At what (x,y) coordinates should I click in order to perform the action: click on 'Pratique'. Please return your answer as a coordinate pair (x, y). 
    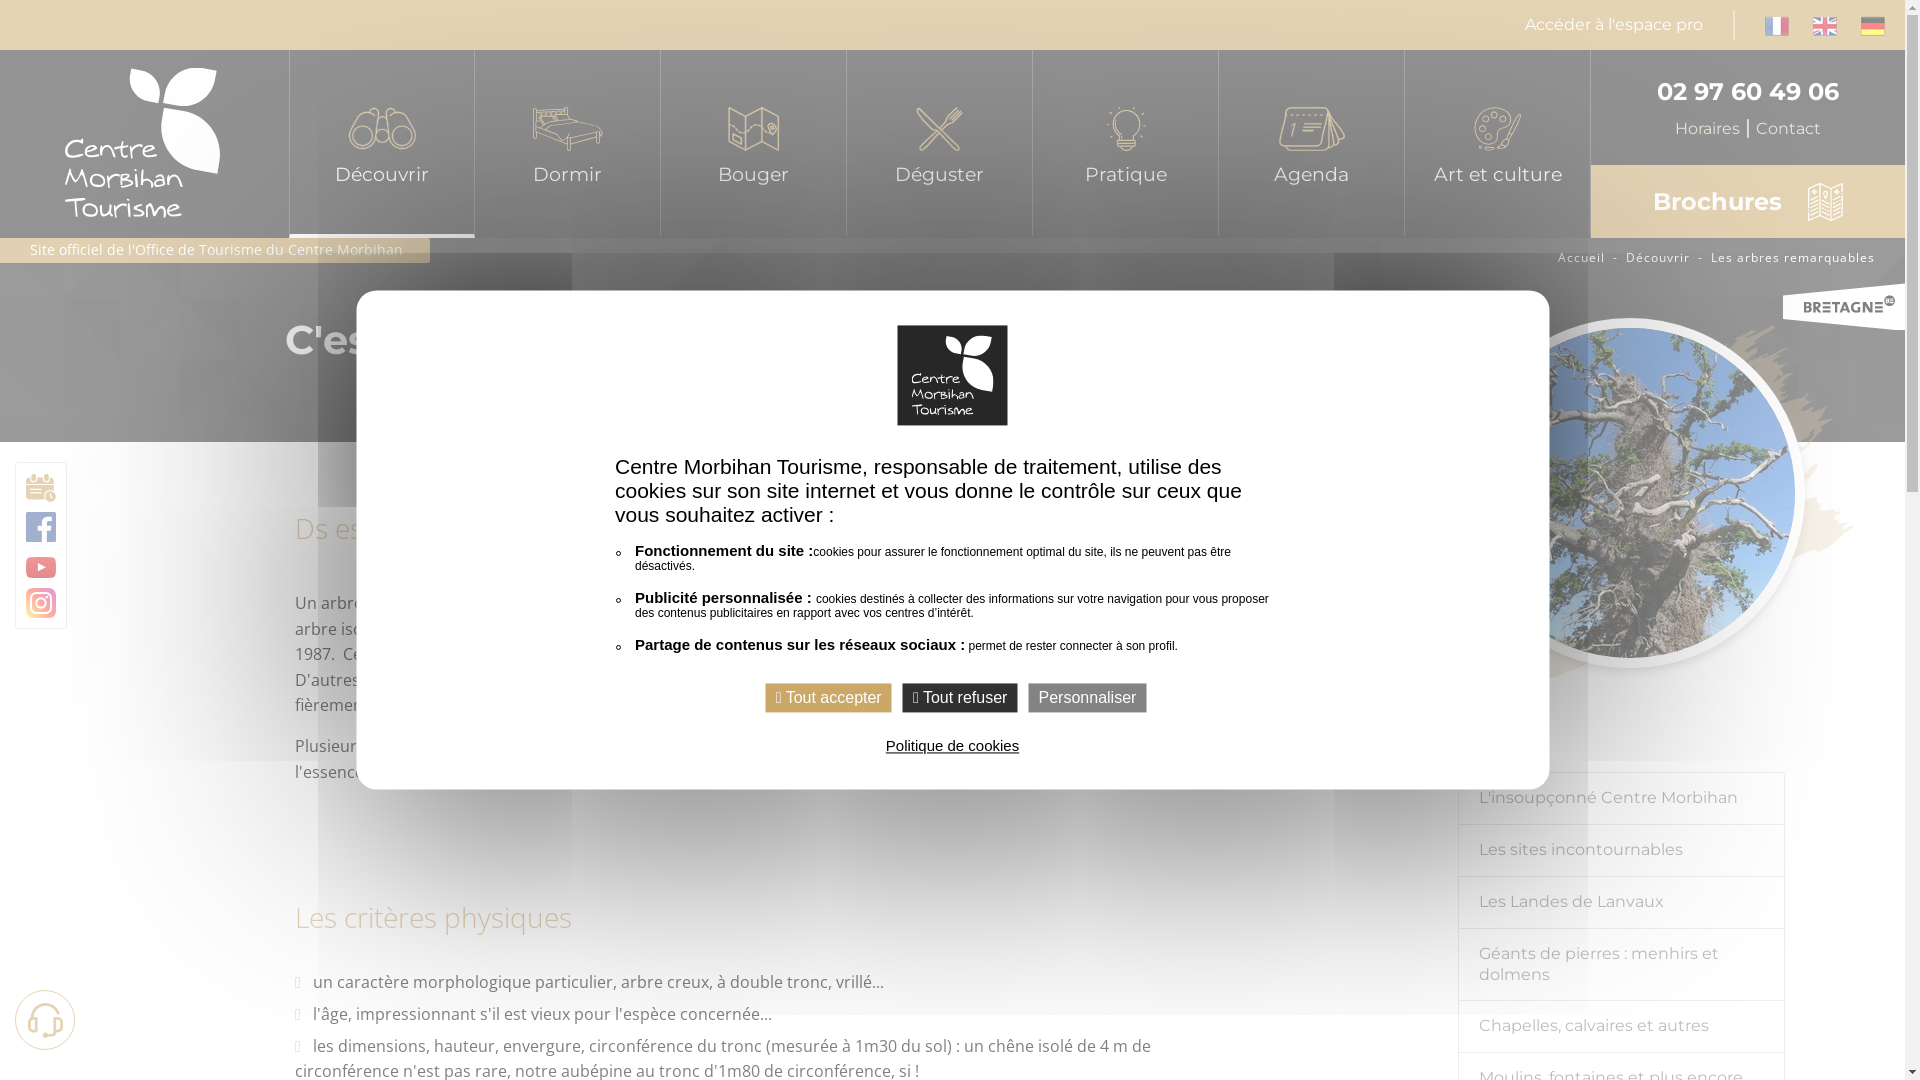
    Looking at the image, I should click on (1126, 142).